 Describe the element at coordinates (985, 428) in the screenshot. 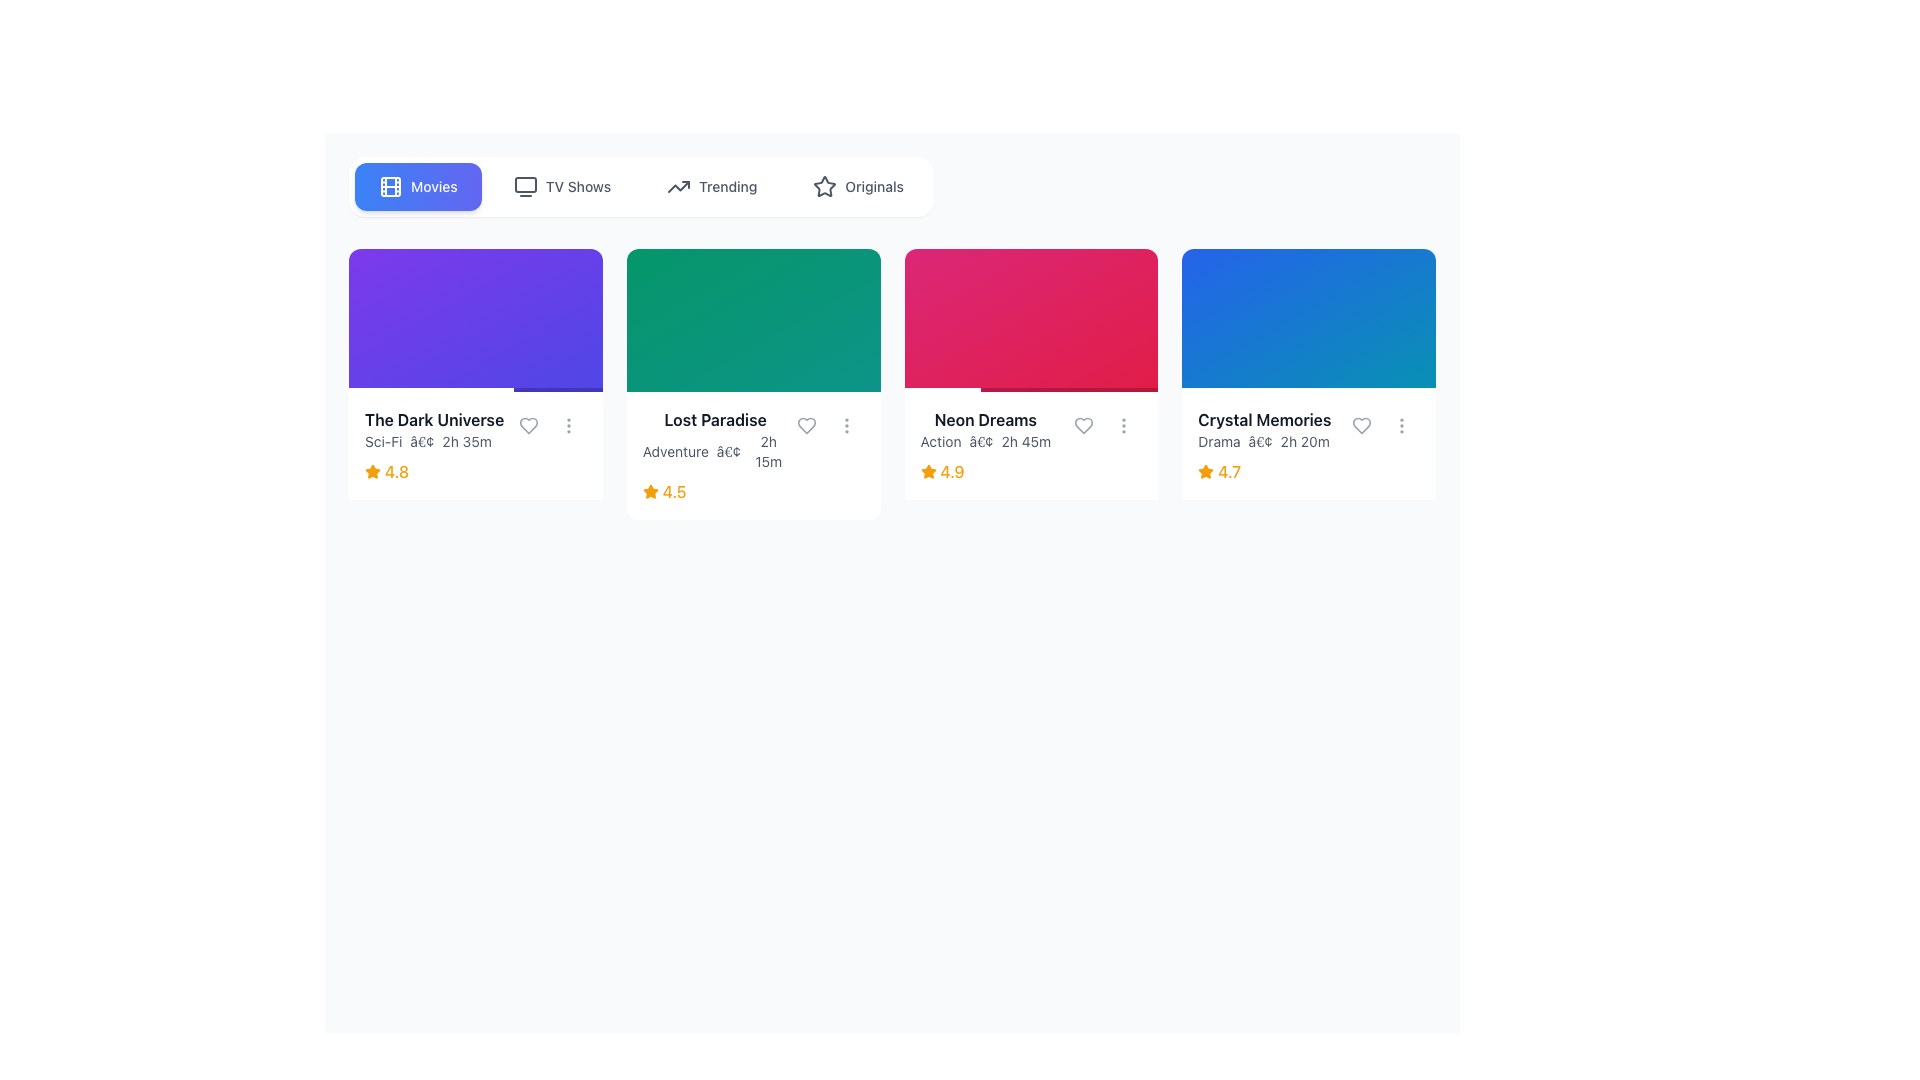

I see `the text element displaying 'Neon Dreams' which is styled in a bold, dark font on the third movie card with a pink-red background` at that location.